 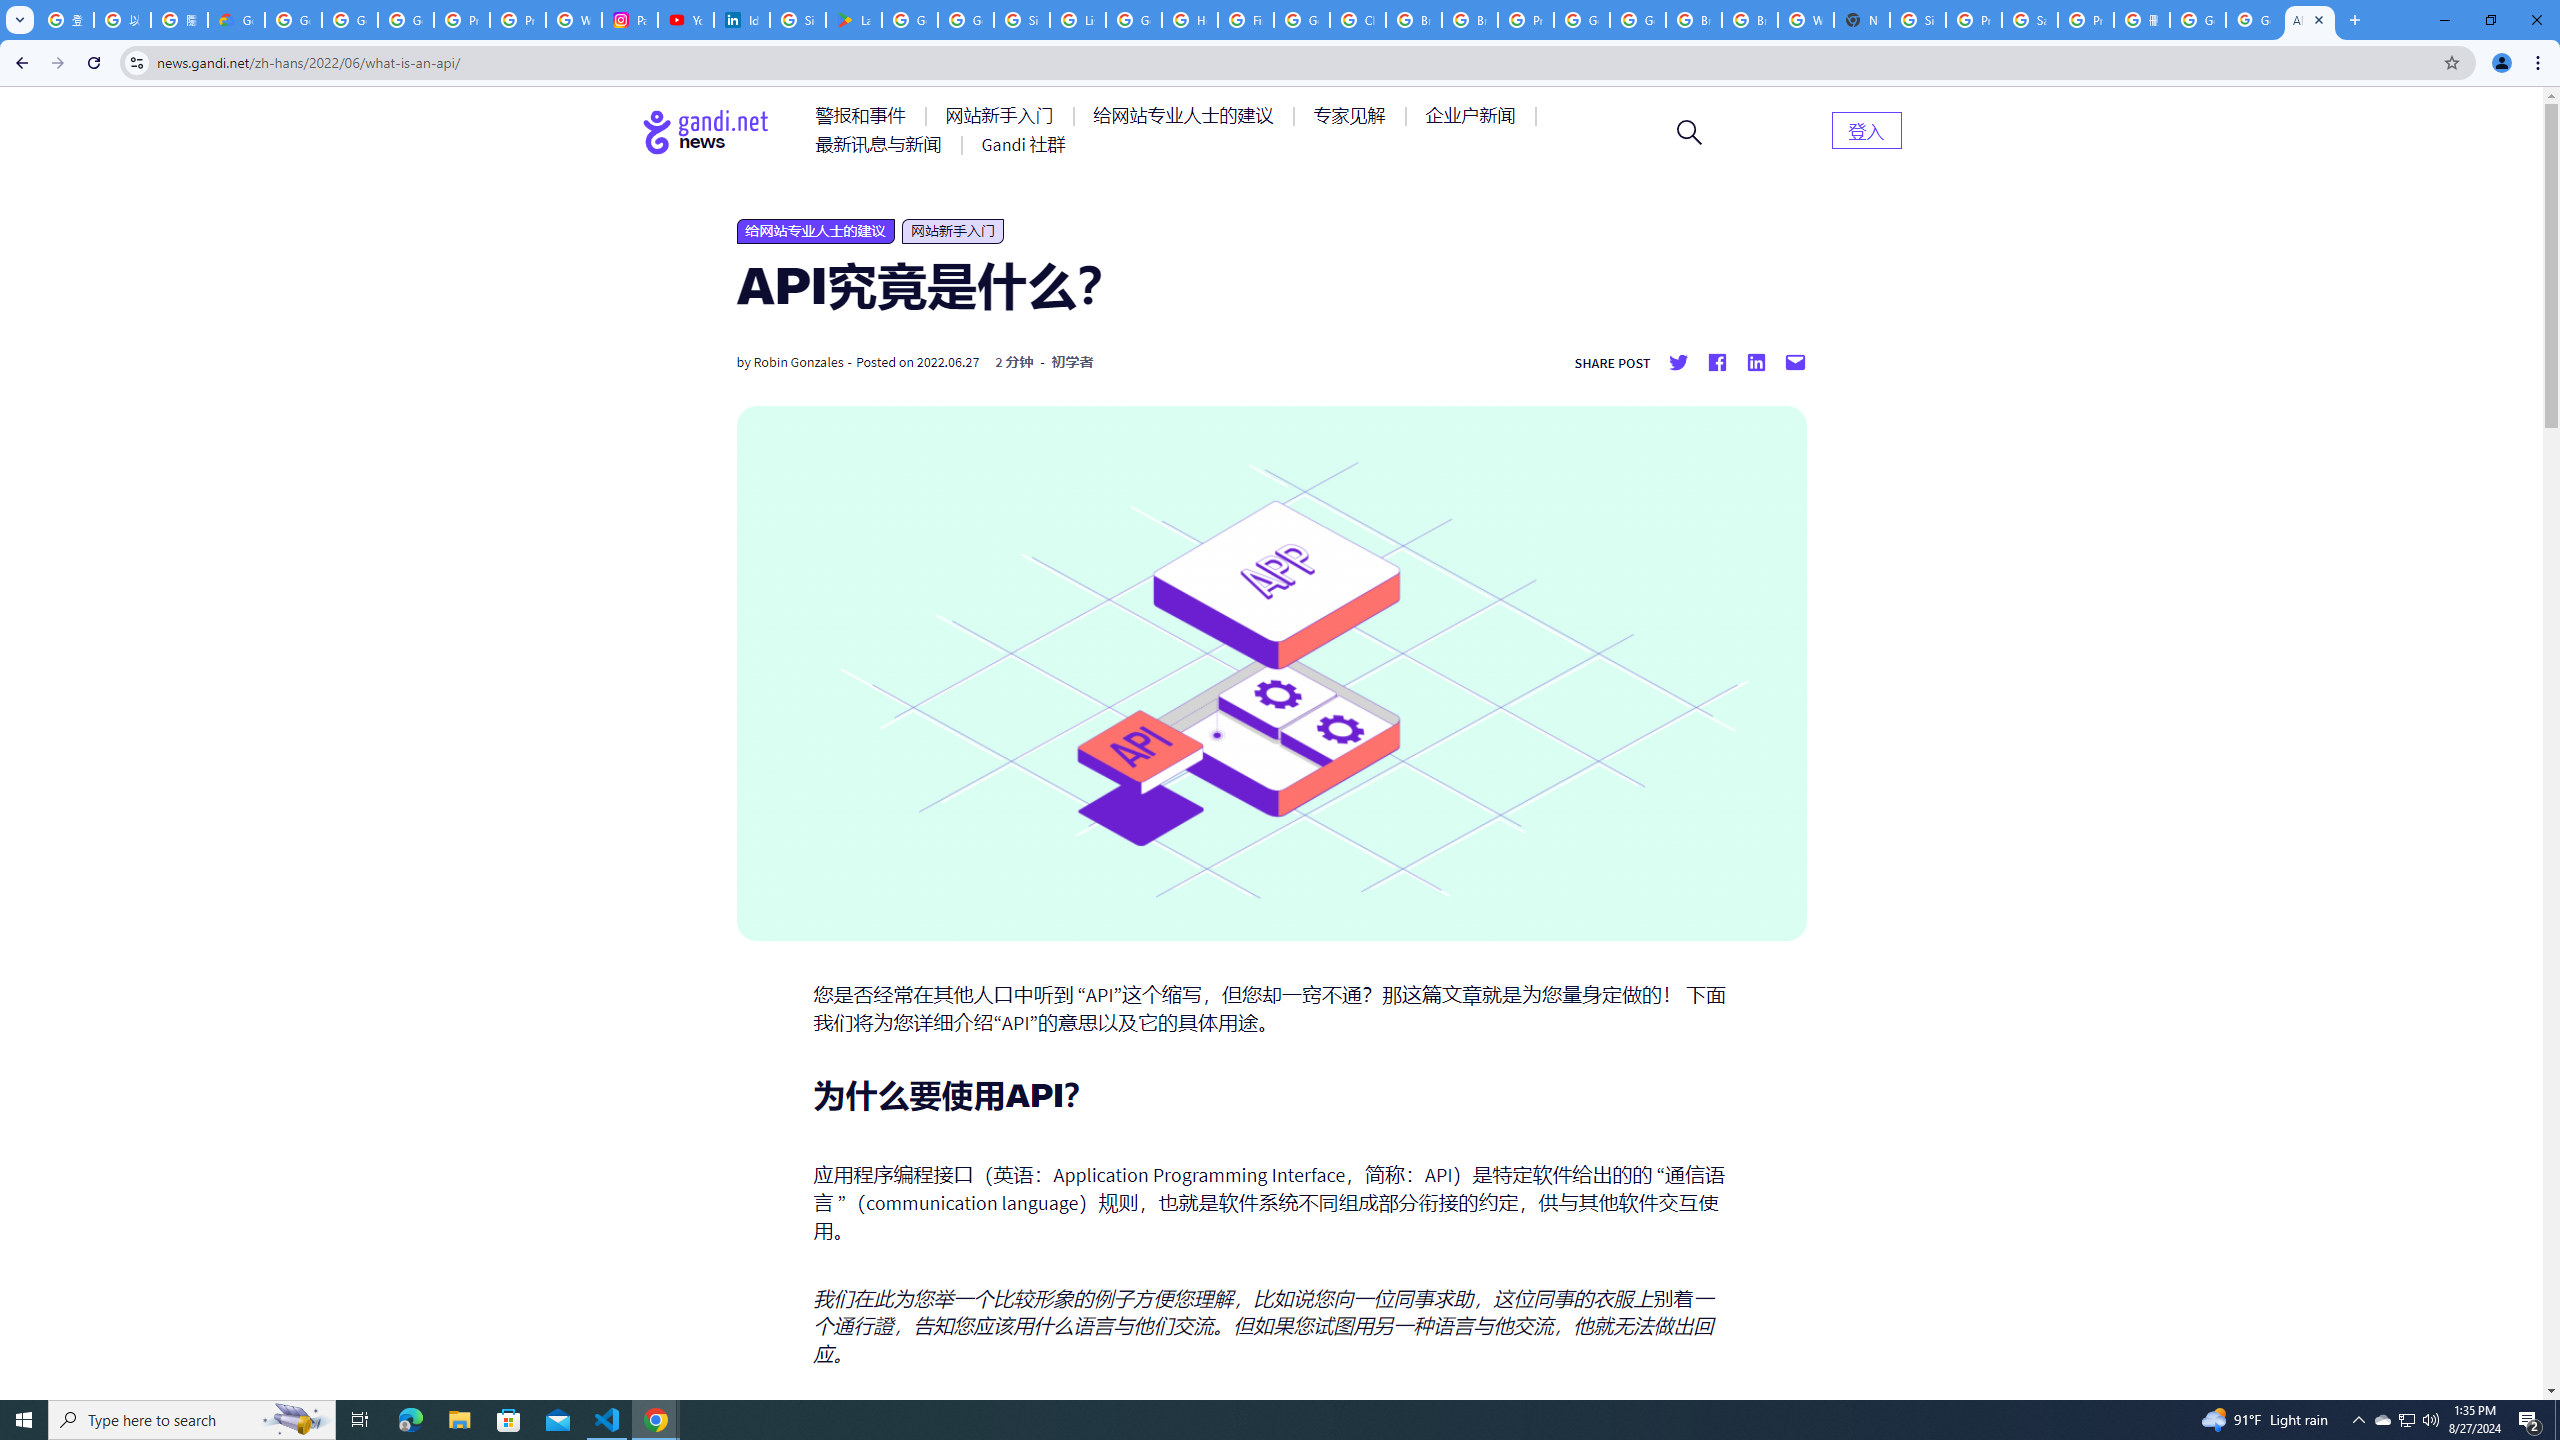 What do you see at coordinates (1716, 361) in the screenshot?
I see `'Share on facebook'` at bounding box center [1716, 361].